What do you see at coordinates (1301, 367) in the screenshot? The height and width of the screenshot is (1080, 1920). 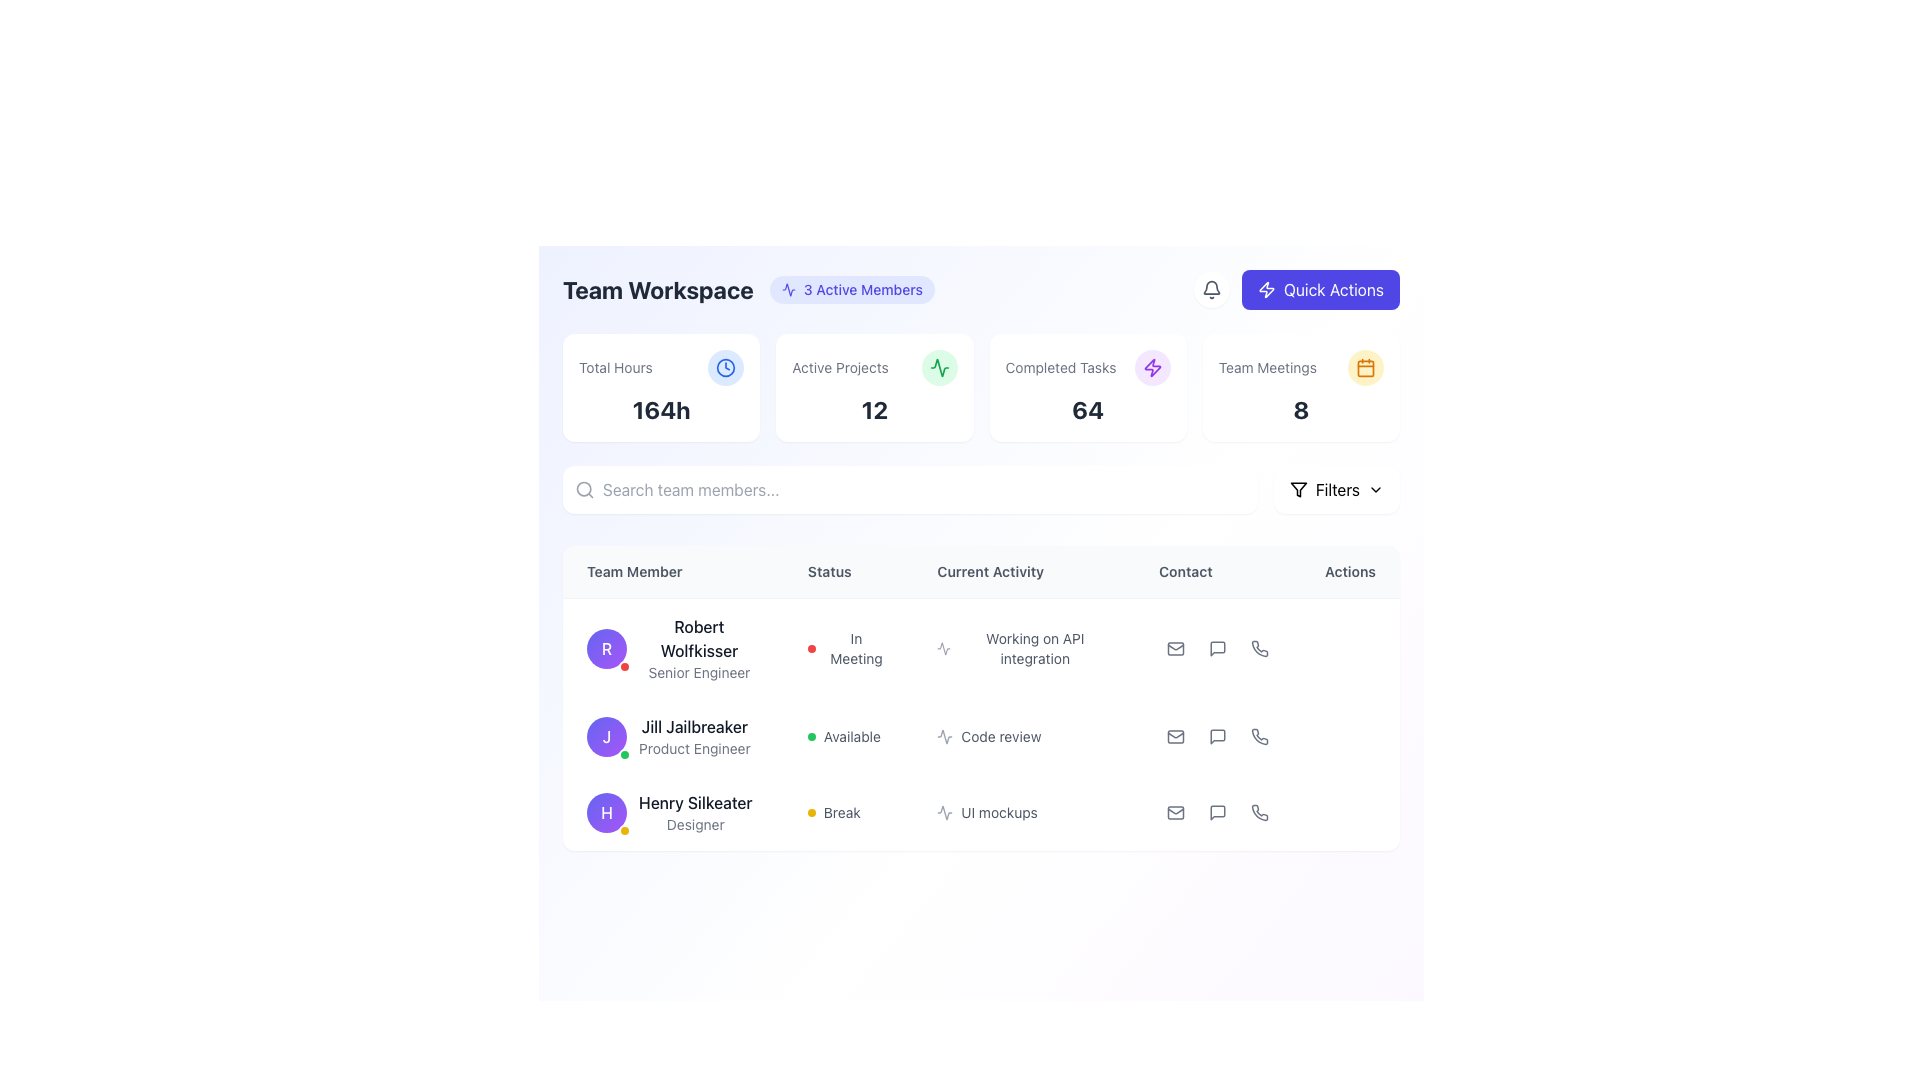 I see `the 'Team Meetings' text label with icon, which features a calendar icon on a yellow circular background, located at the top-right corner of the user interface` at bounding box center [1301, 367].